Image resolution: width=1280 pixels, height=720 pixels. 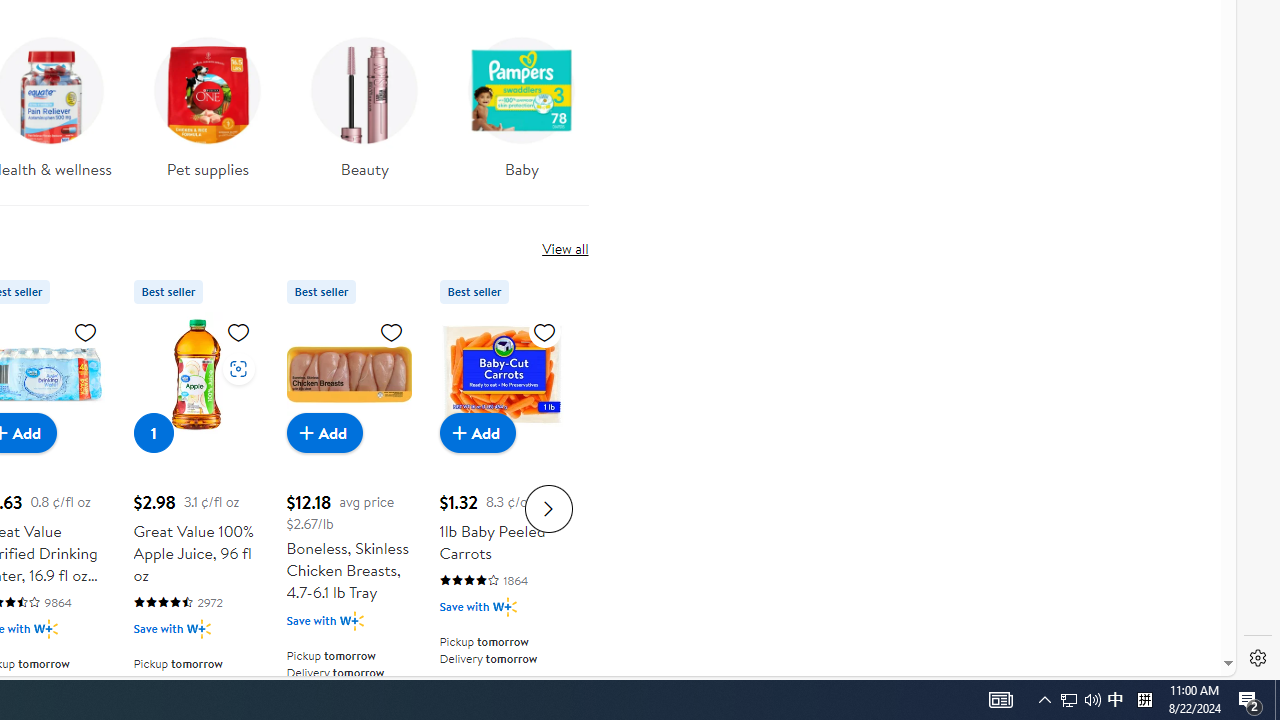 What do you see at coordinates (195, 374) in the screenshot?
I see `'Great Value 100% Apple Juice, 96 fl oz'` at bounding box center [195, 374].